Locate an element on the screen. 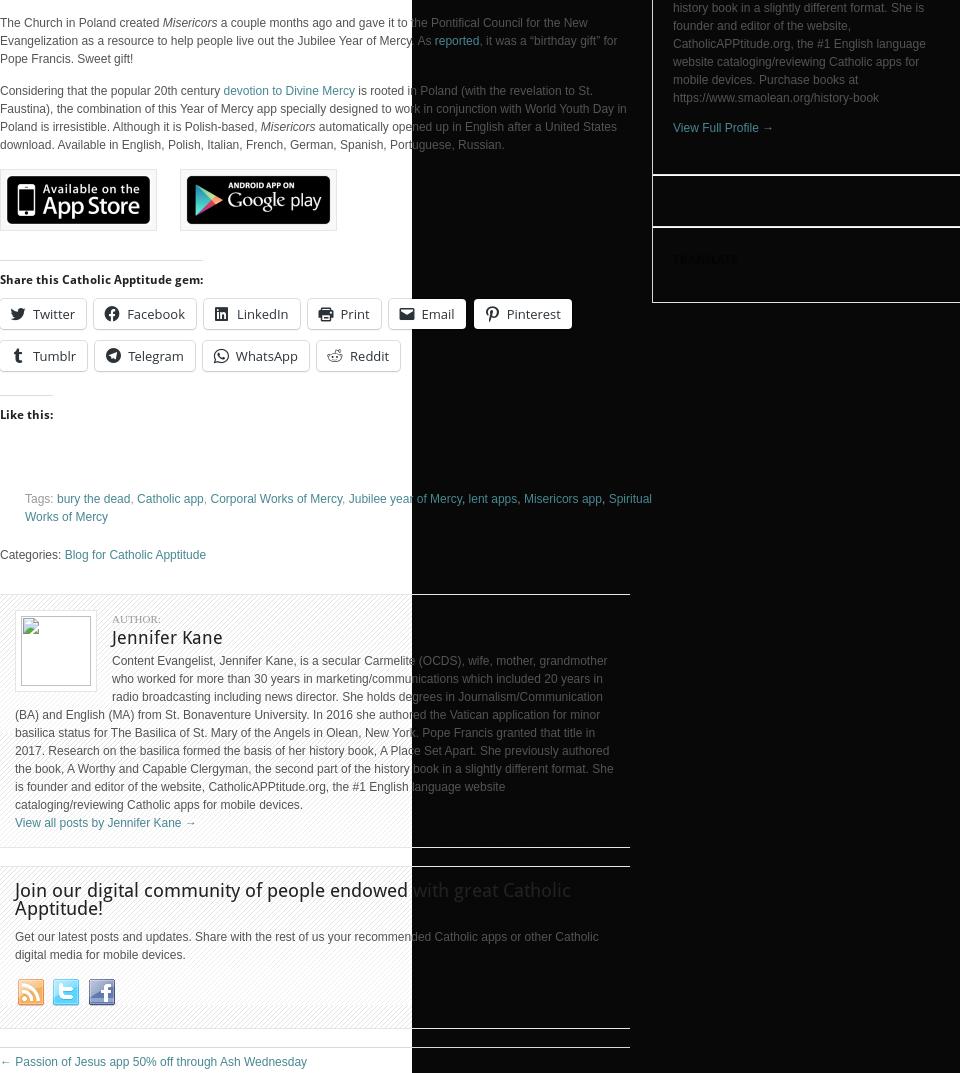  'Telegram' is located at coordinates (154, 356).